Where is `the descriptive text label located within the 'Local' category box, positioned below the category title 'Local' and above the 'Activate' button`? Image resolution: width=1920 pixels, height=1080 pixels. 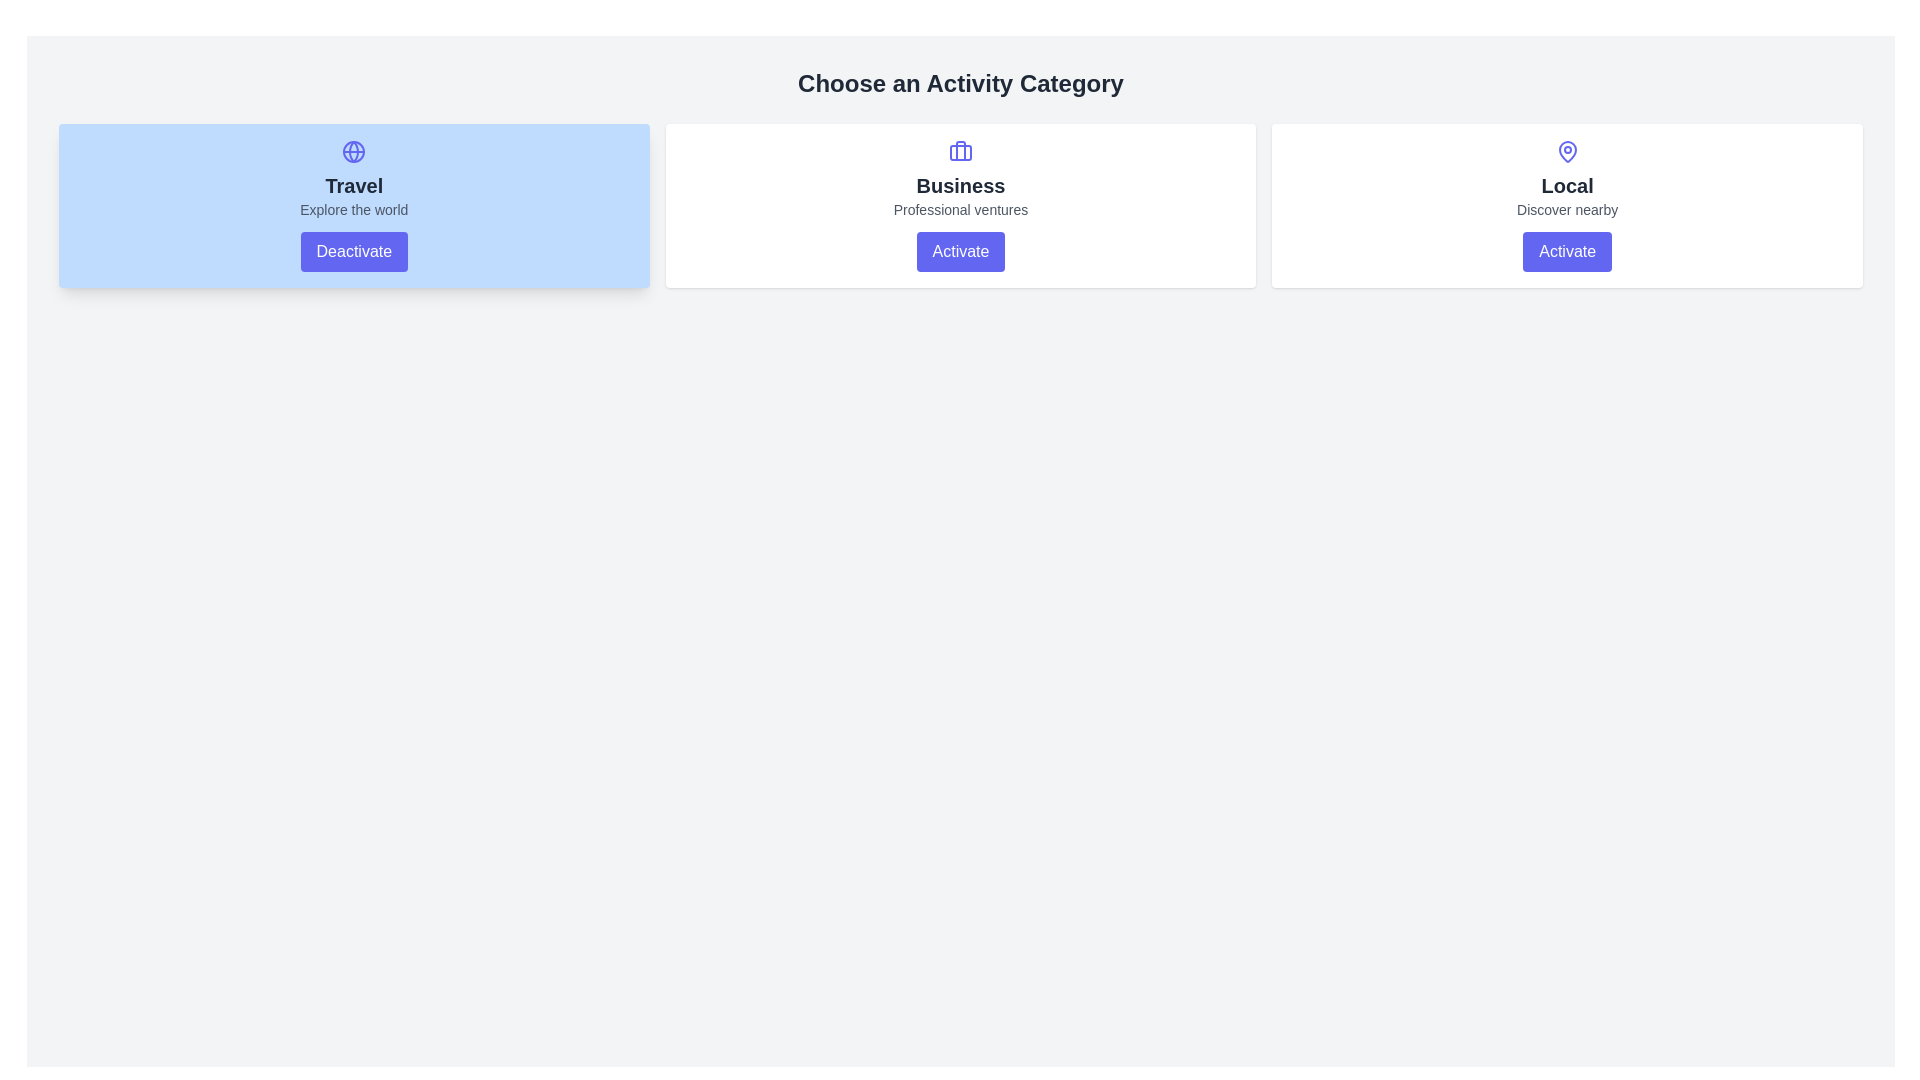
the descriptive text label located within the 'Local' category box, positioned below the category title 'Local' and above the 'Activate' button is located at coordinates (1566, 209).